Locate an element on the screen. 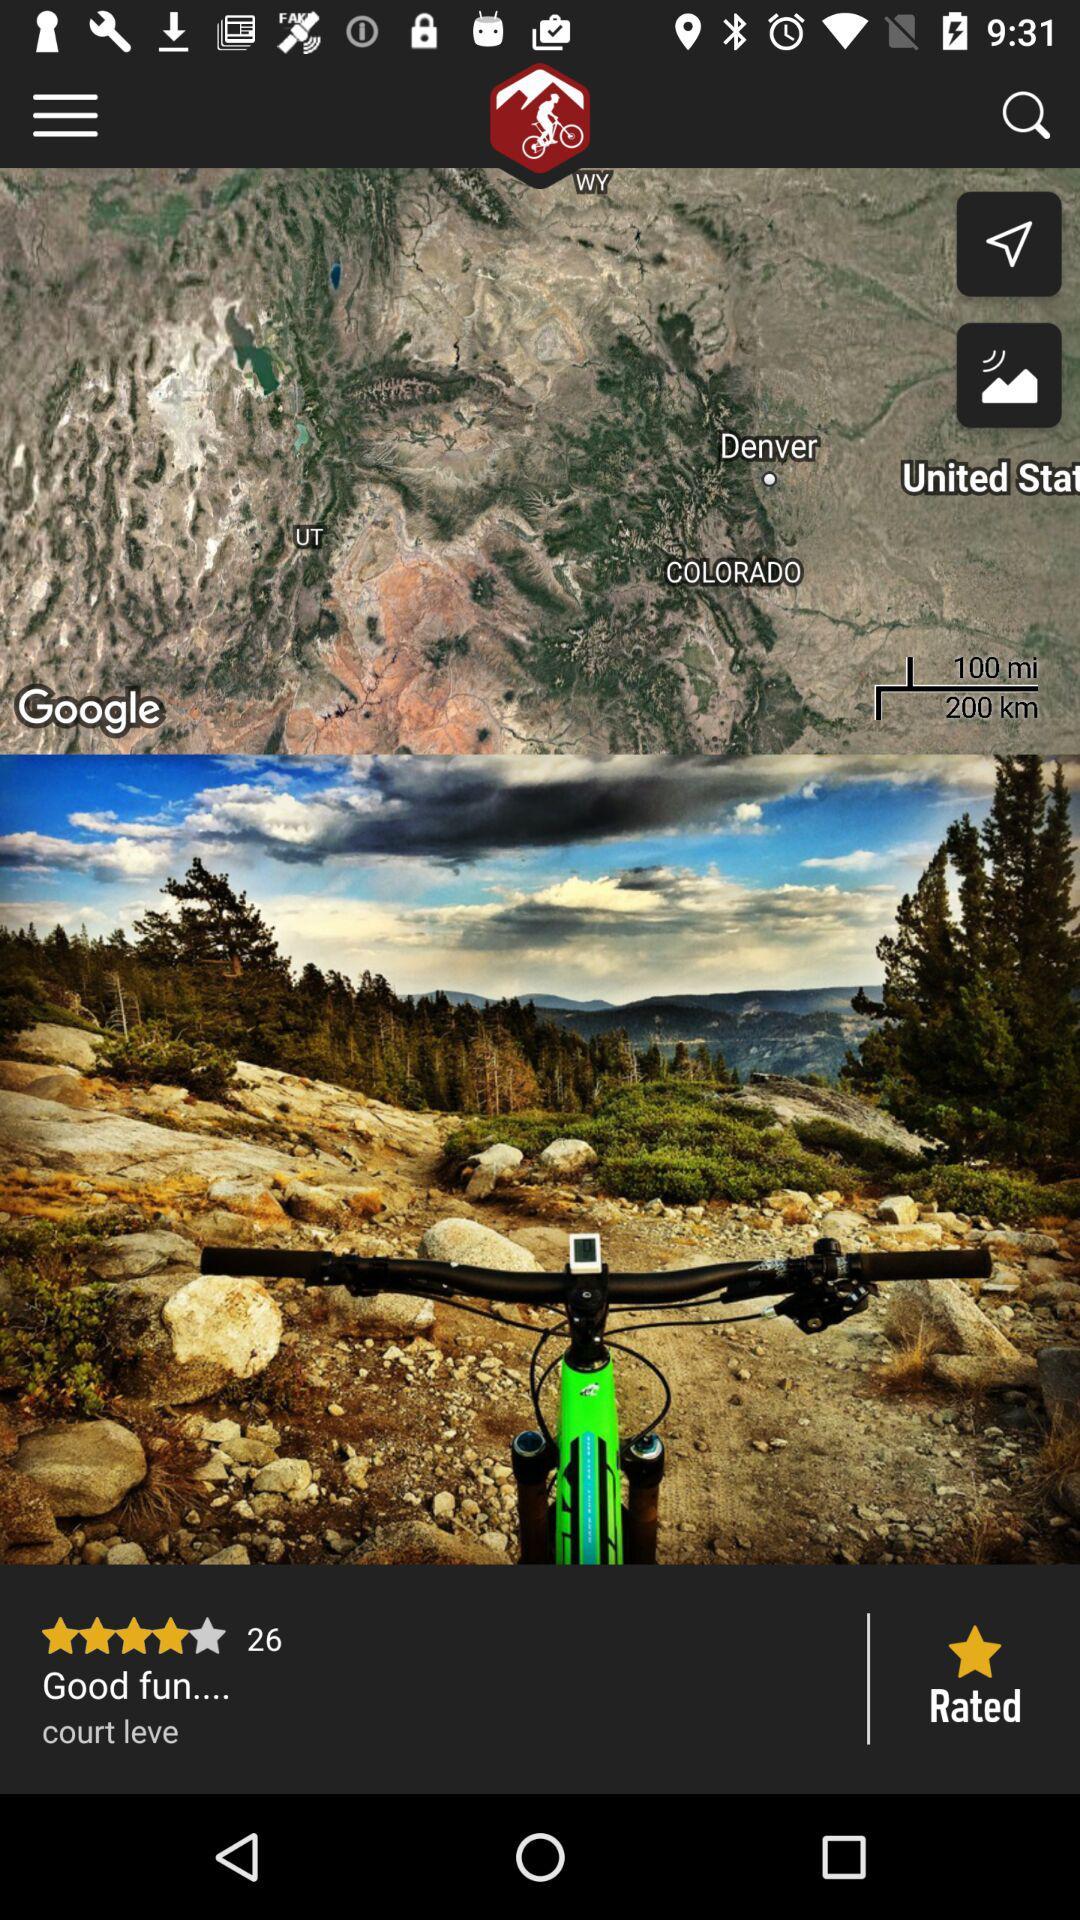 The height and width of the screenshot is (1920, 1080). the main menu is located at coordinates (64, 114).